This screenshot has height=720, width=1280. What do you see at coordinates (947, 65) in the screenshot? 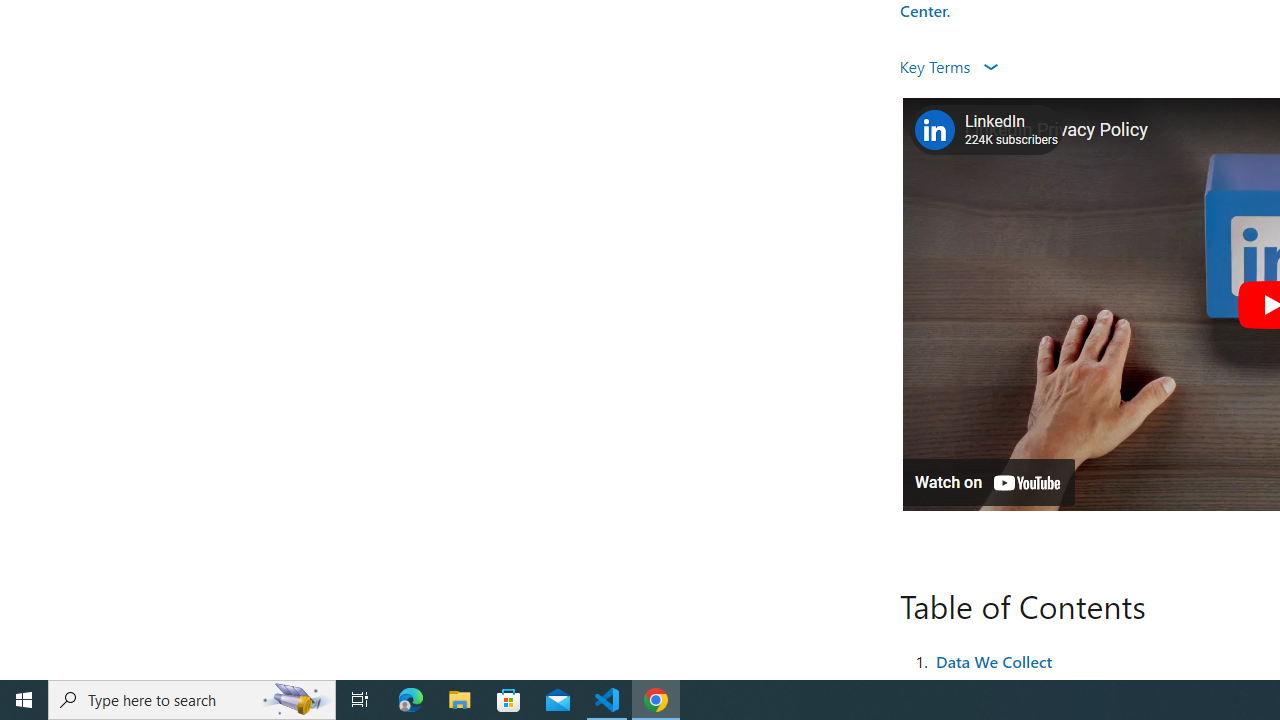
I see `'Key Terms '` at bounding box center [947, 65].